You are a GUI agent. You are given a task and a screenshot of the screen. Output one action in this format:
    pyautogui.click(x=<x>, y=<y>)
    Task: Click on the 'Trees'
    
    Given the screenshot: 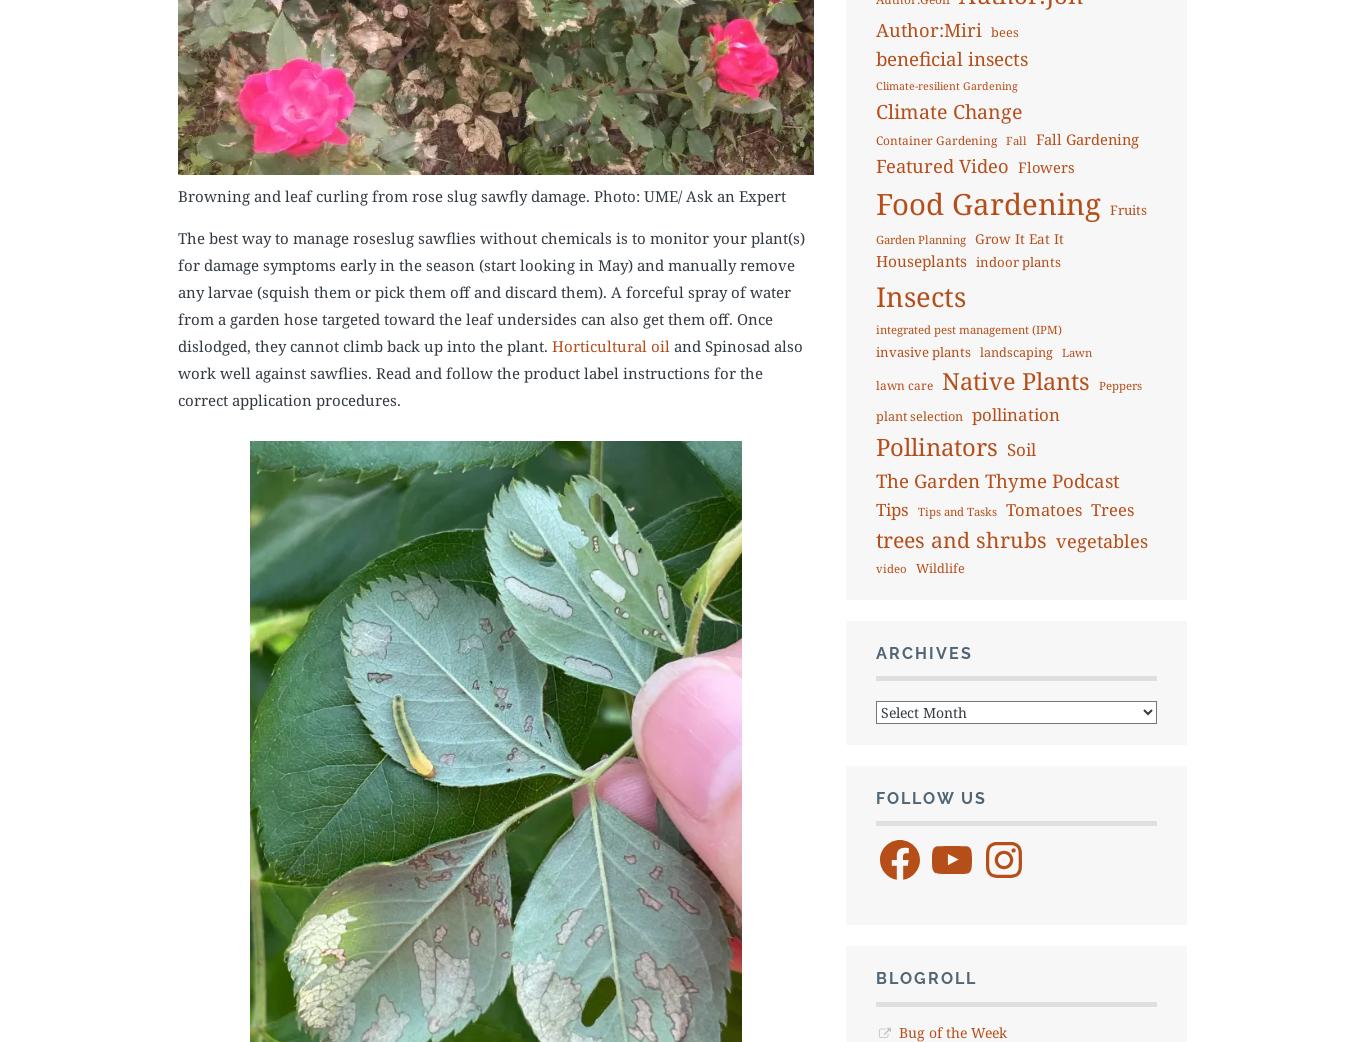 What is the action you would take?
    pyautogui.click(x=1111, y=508)
    